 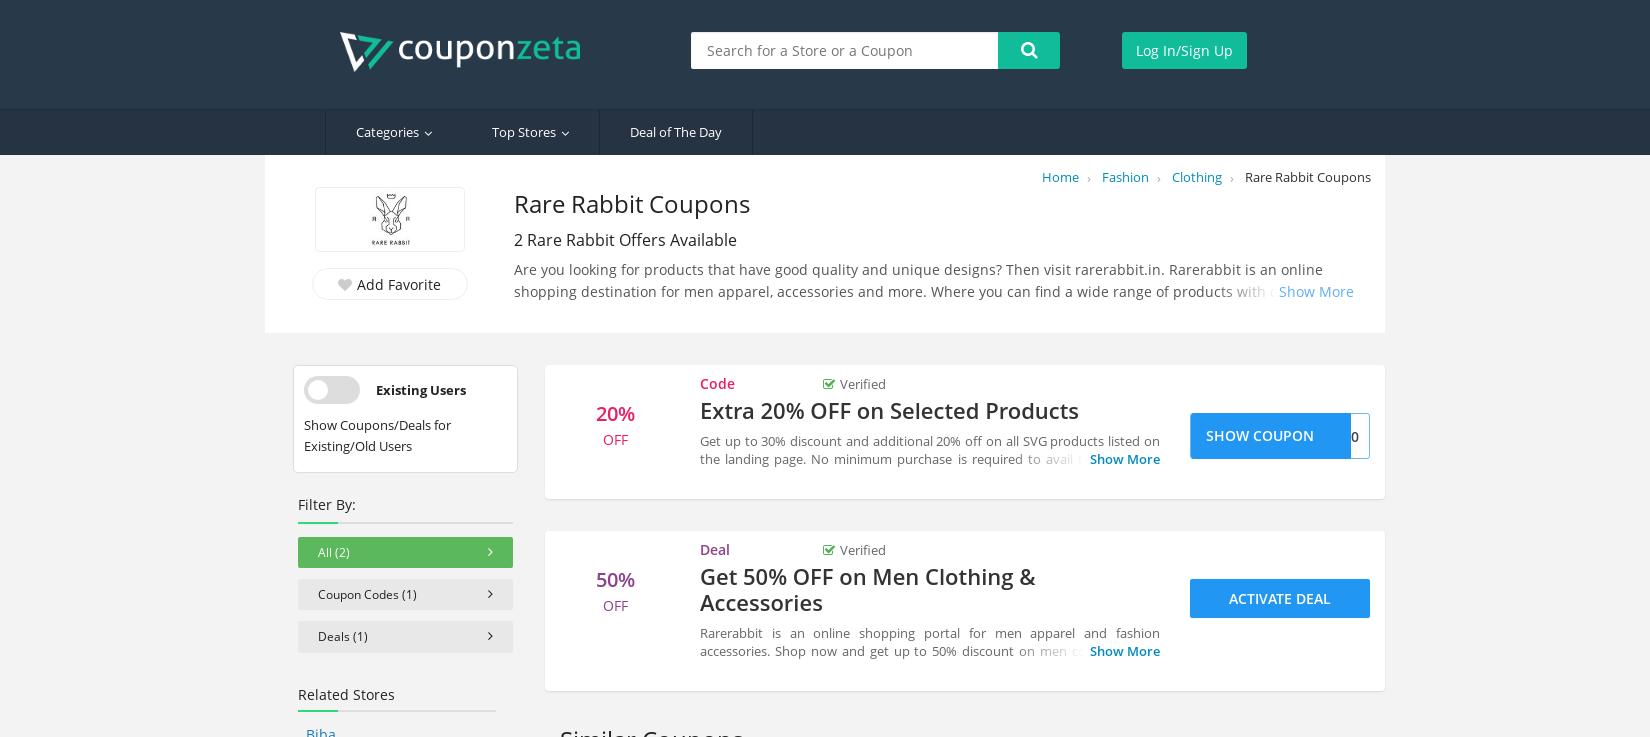 What do you see at coordinates (613, 577) in the screenshot?
I see `'50%'` at bounding box center [613, 577].